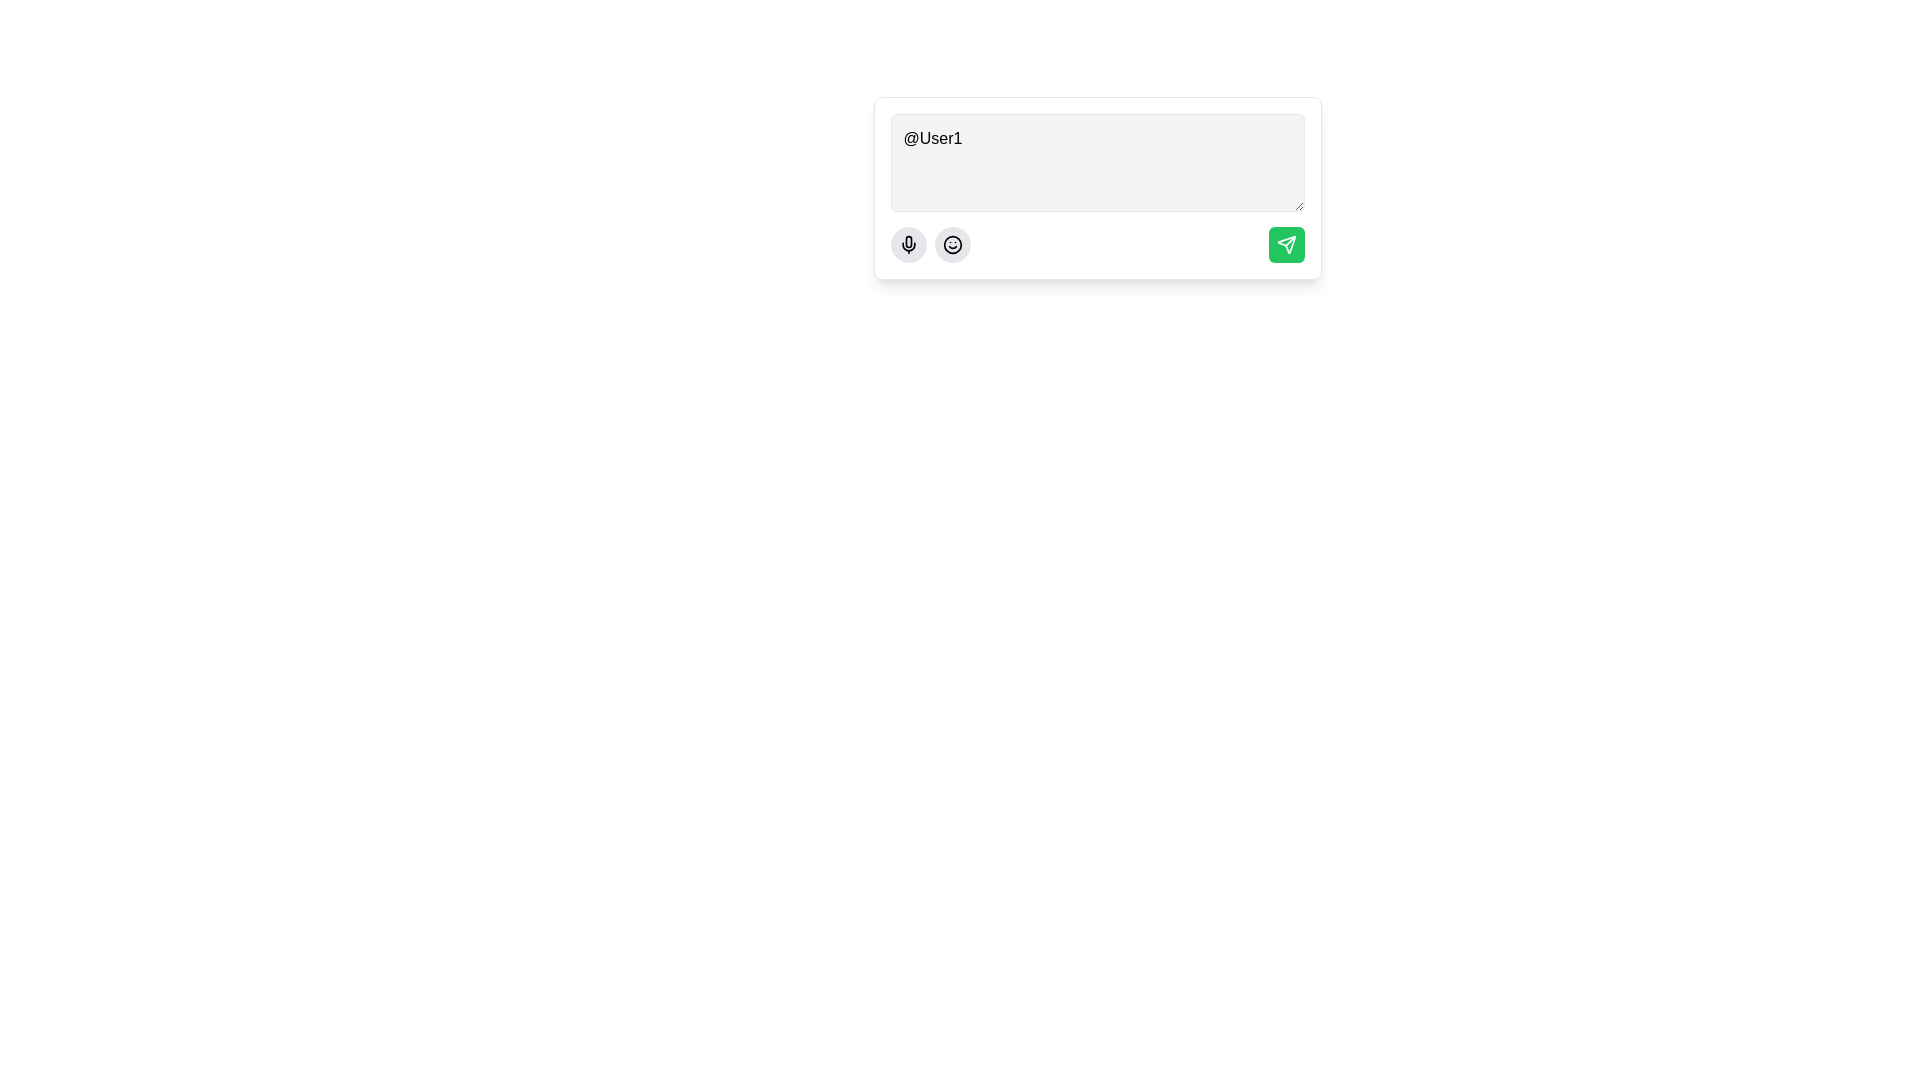  What do you see at coordinates (907, 244) in the screenshot?
I see `the circular icon button for voice input located at the center of the bottom region of the interface` at bounding box center [907, 244].